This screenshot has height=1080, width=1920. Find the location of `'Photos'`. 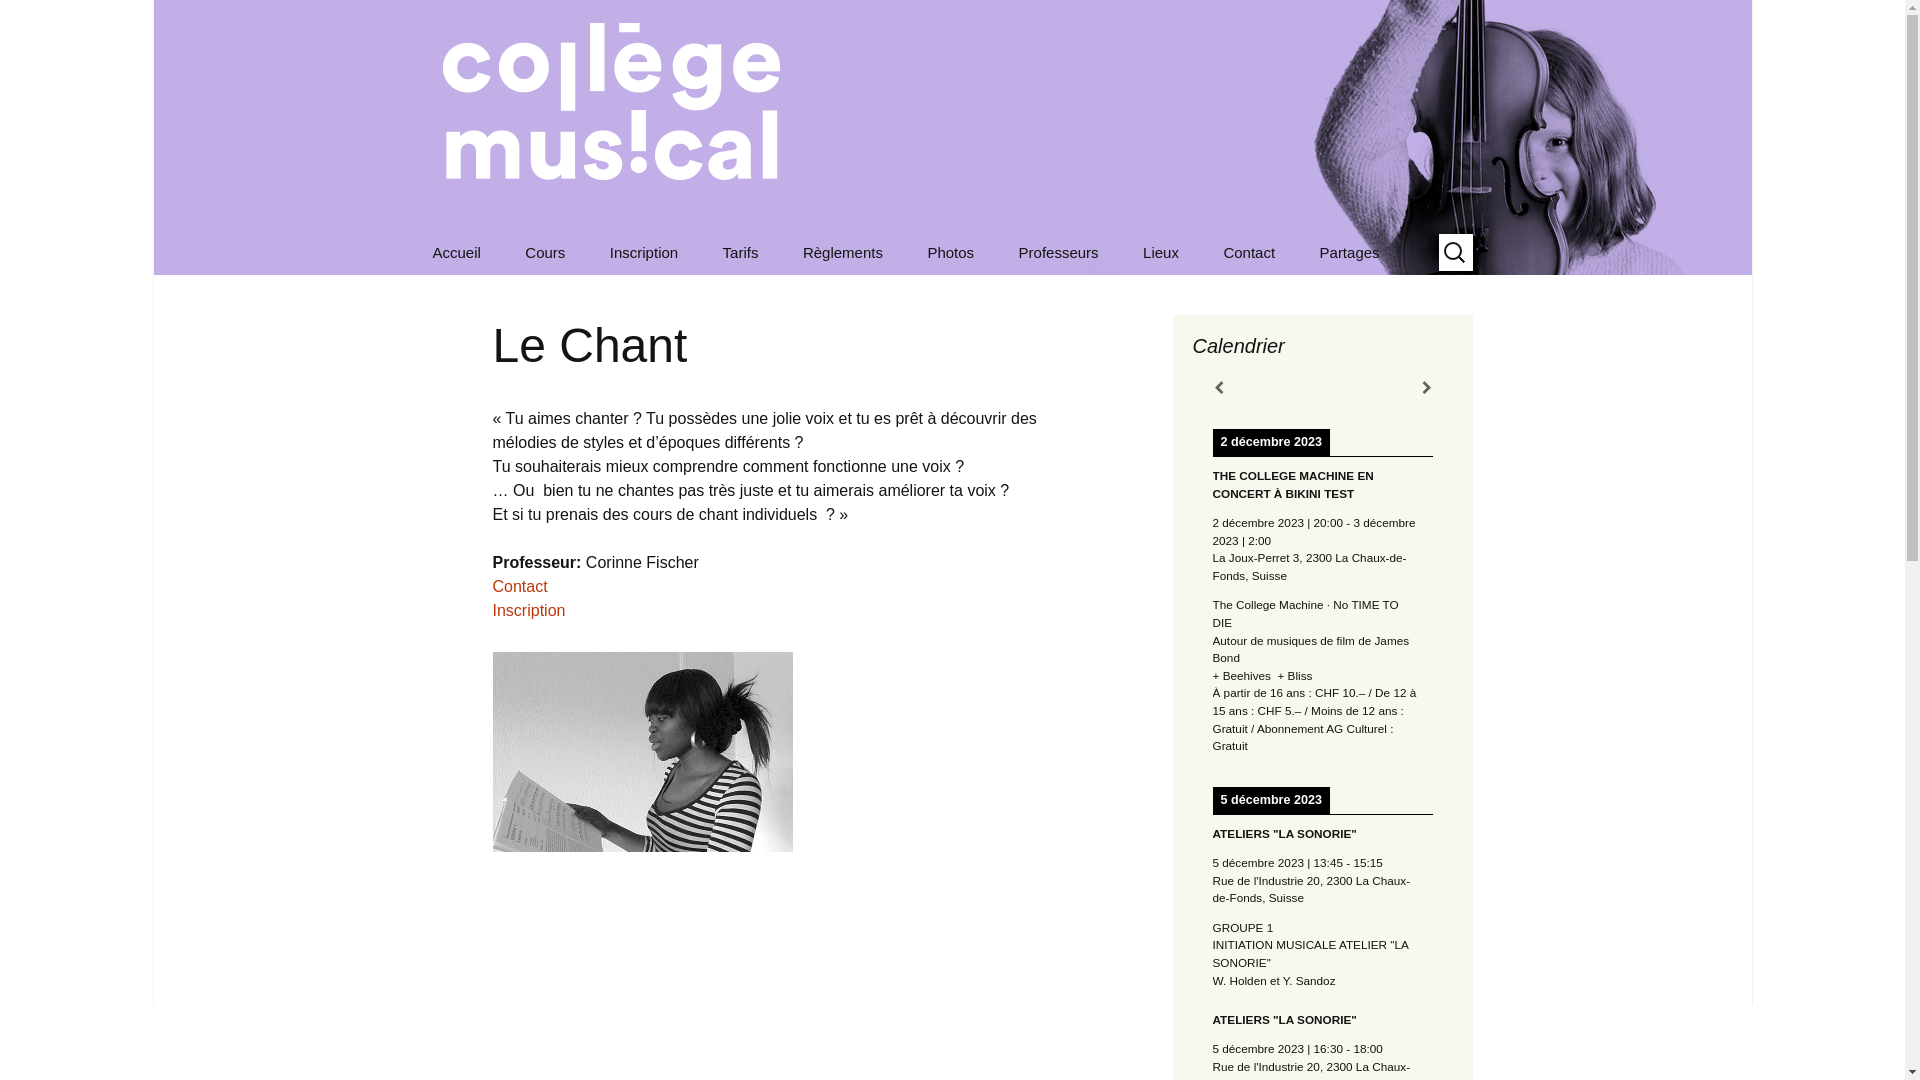

'Photos' is located at coordinates (949, 251).